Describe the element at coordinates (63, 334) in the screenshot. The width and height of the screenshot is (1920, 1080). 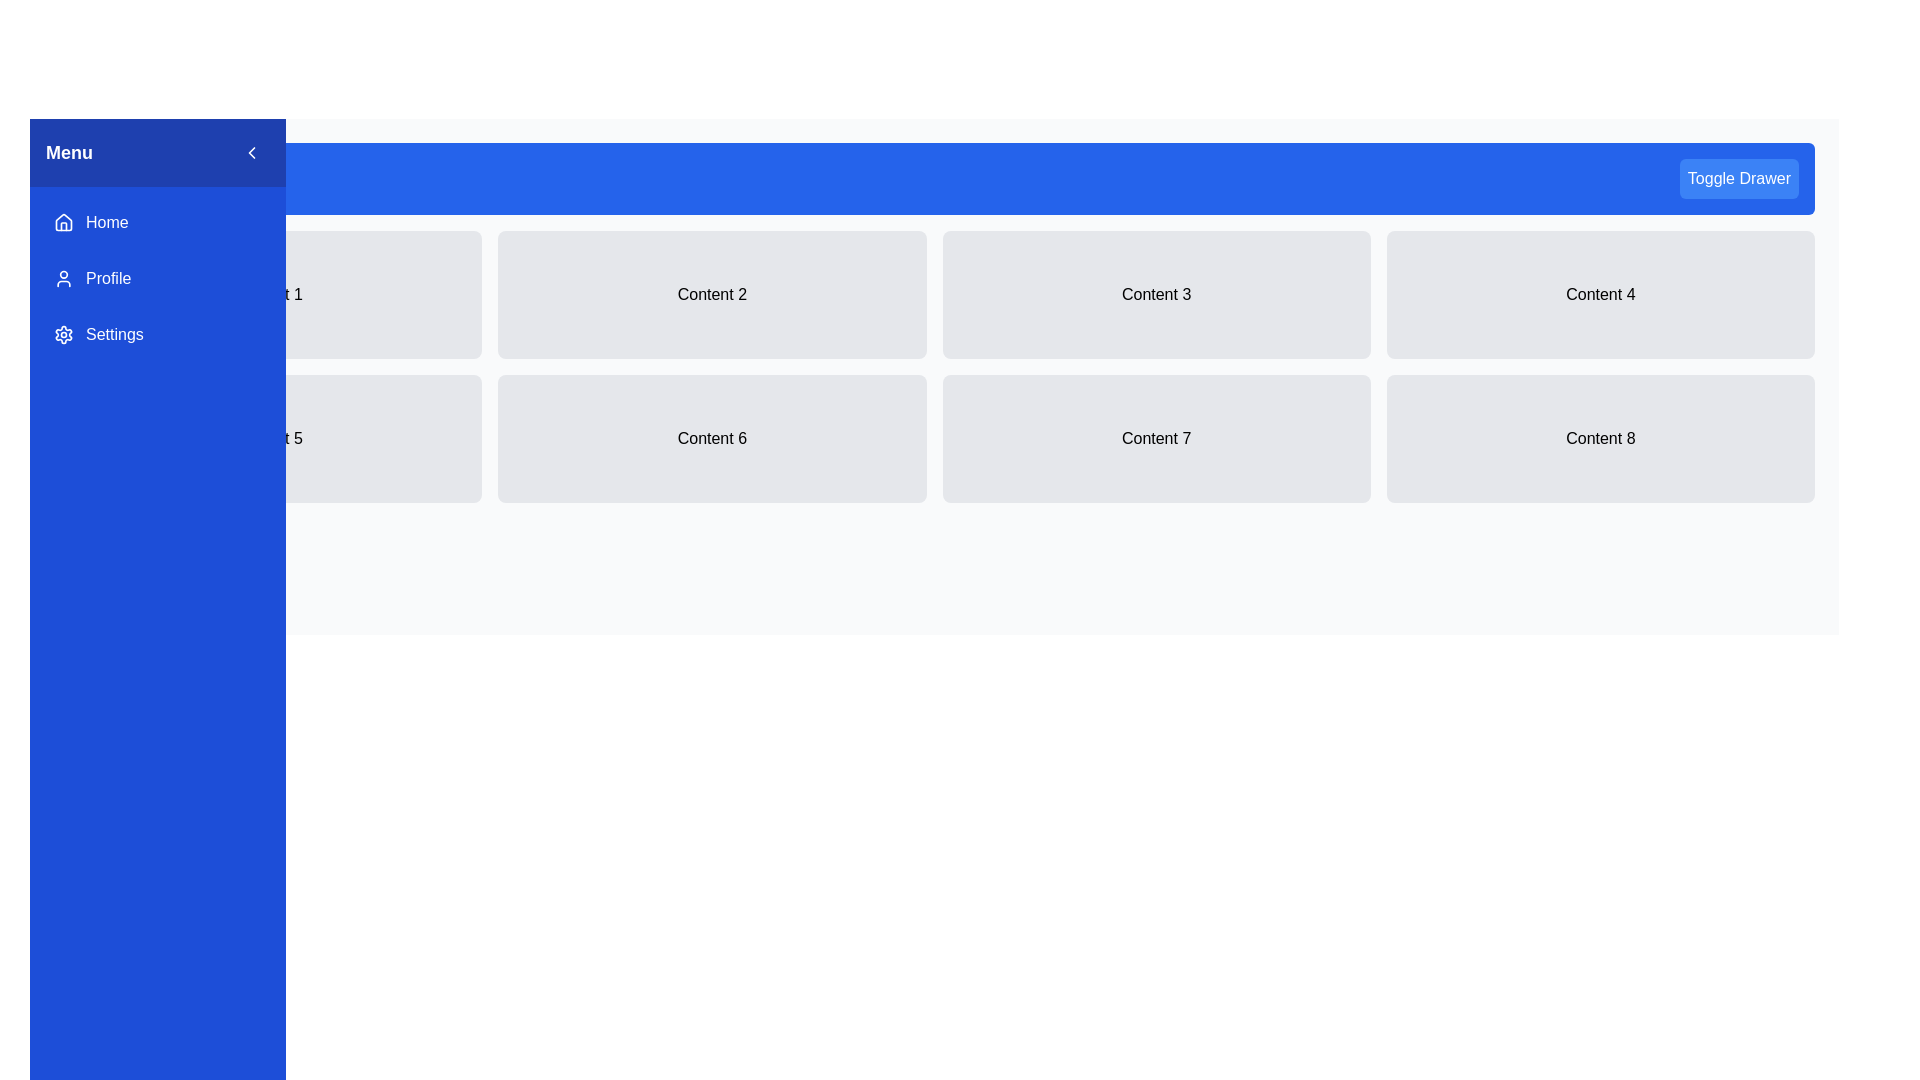
I see `the gear-shaped settings icon with a blue background and white outlines, which is the first icon in the 'Settings' menu located in the left-side navigation bar` at that location.